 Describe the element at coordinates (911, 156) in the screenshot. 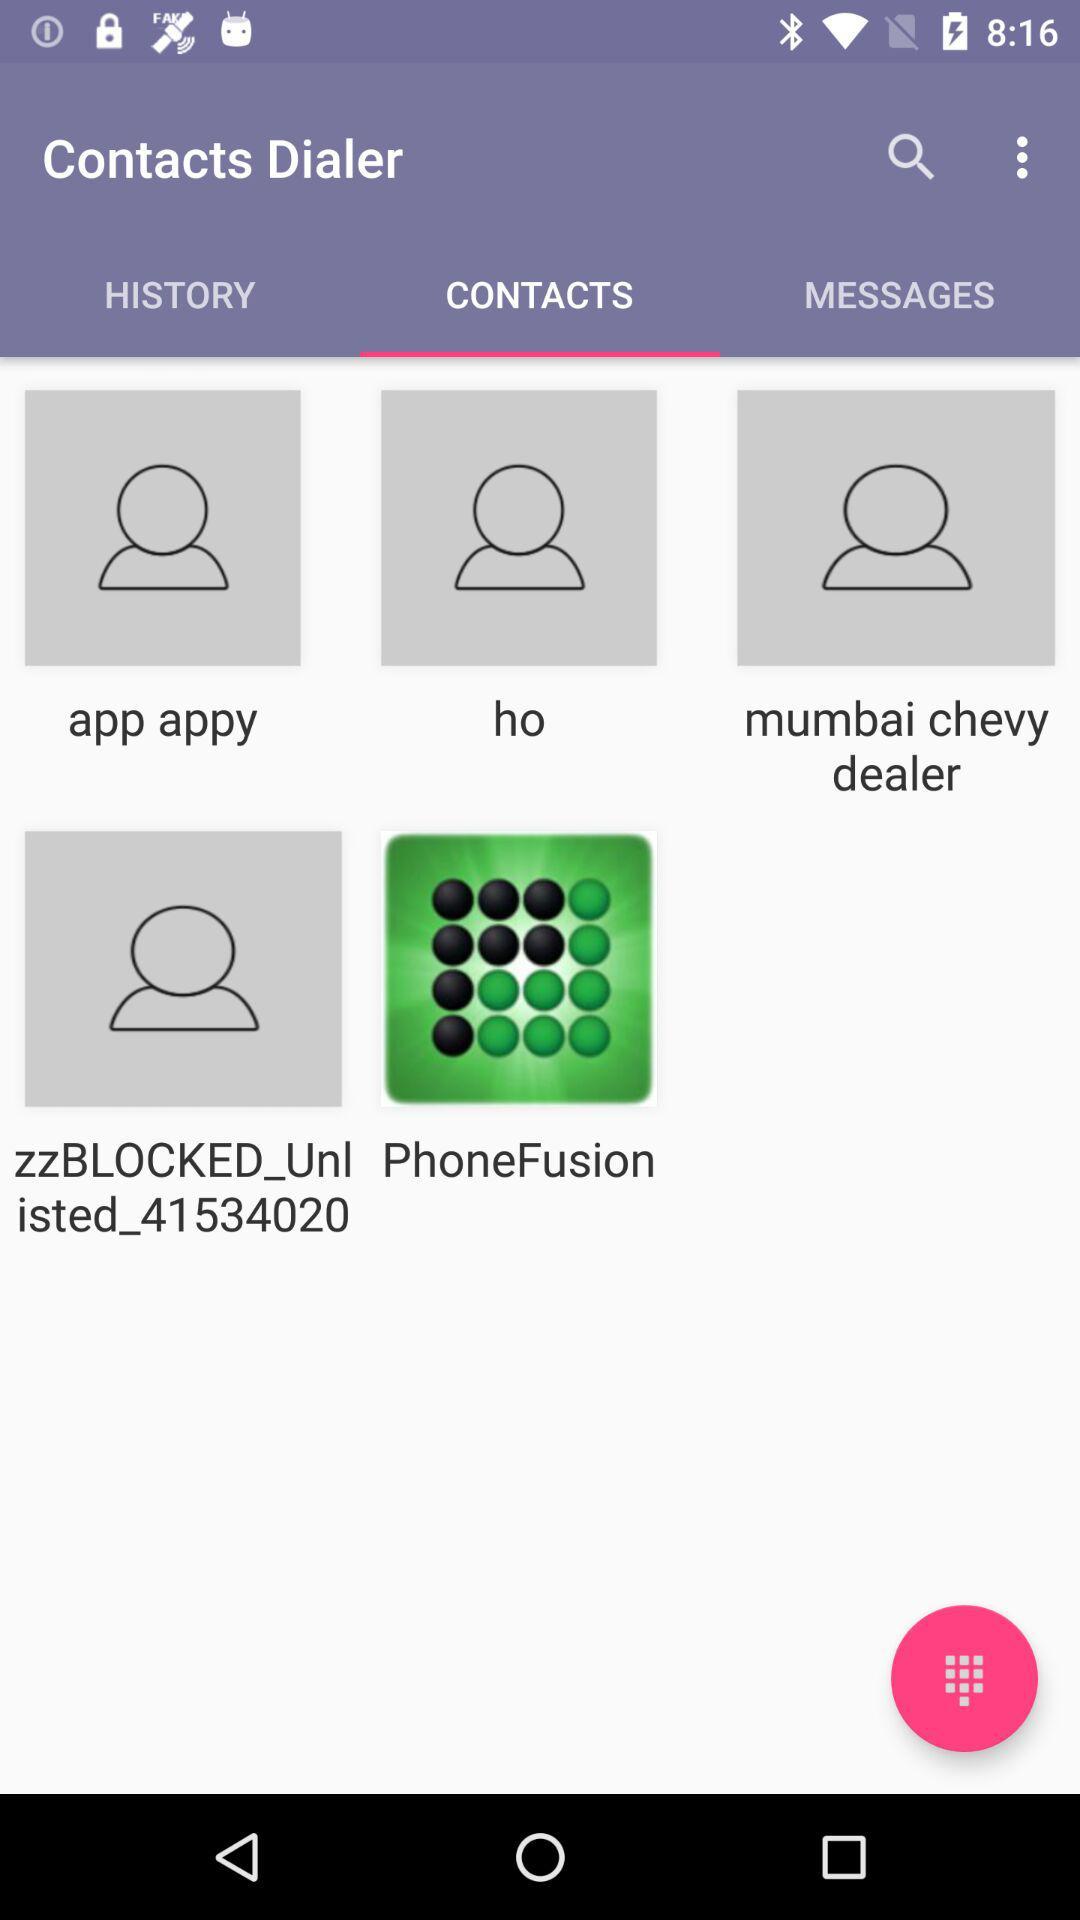

I see `the item above the messages` at that location.